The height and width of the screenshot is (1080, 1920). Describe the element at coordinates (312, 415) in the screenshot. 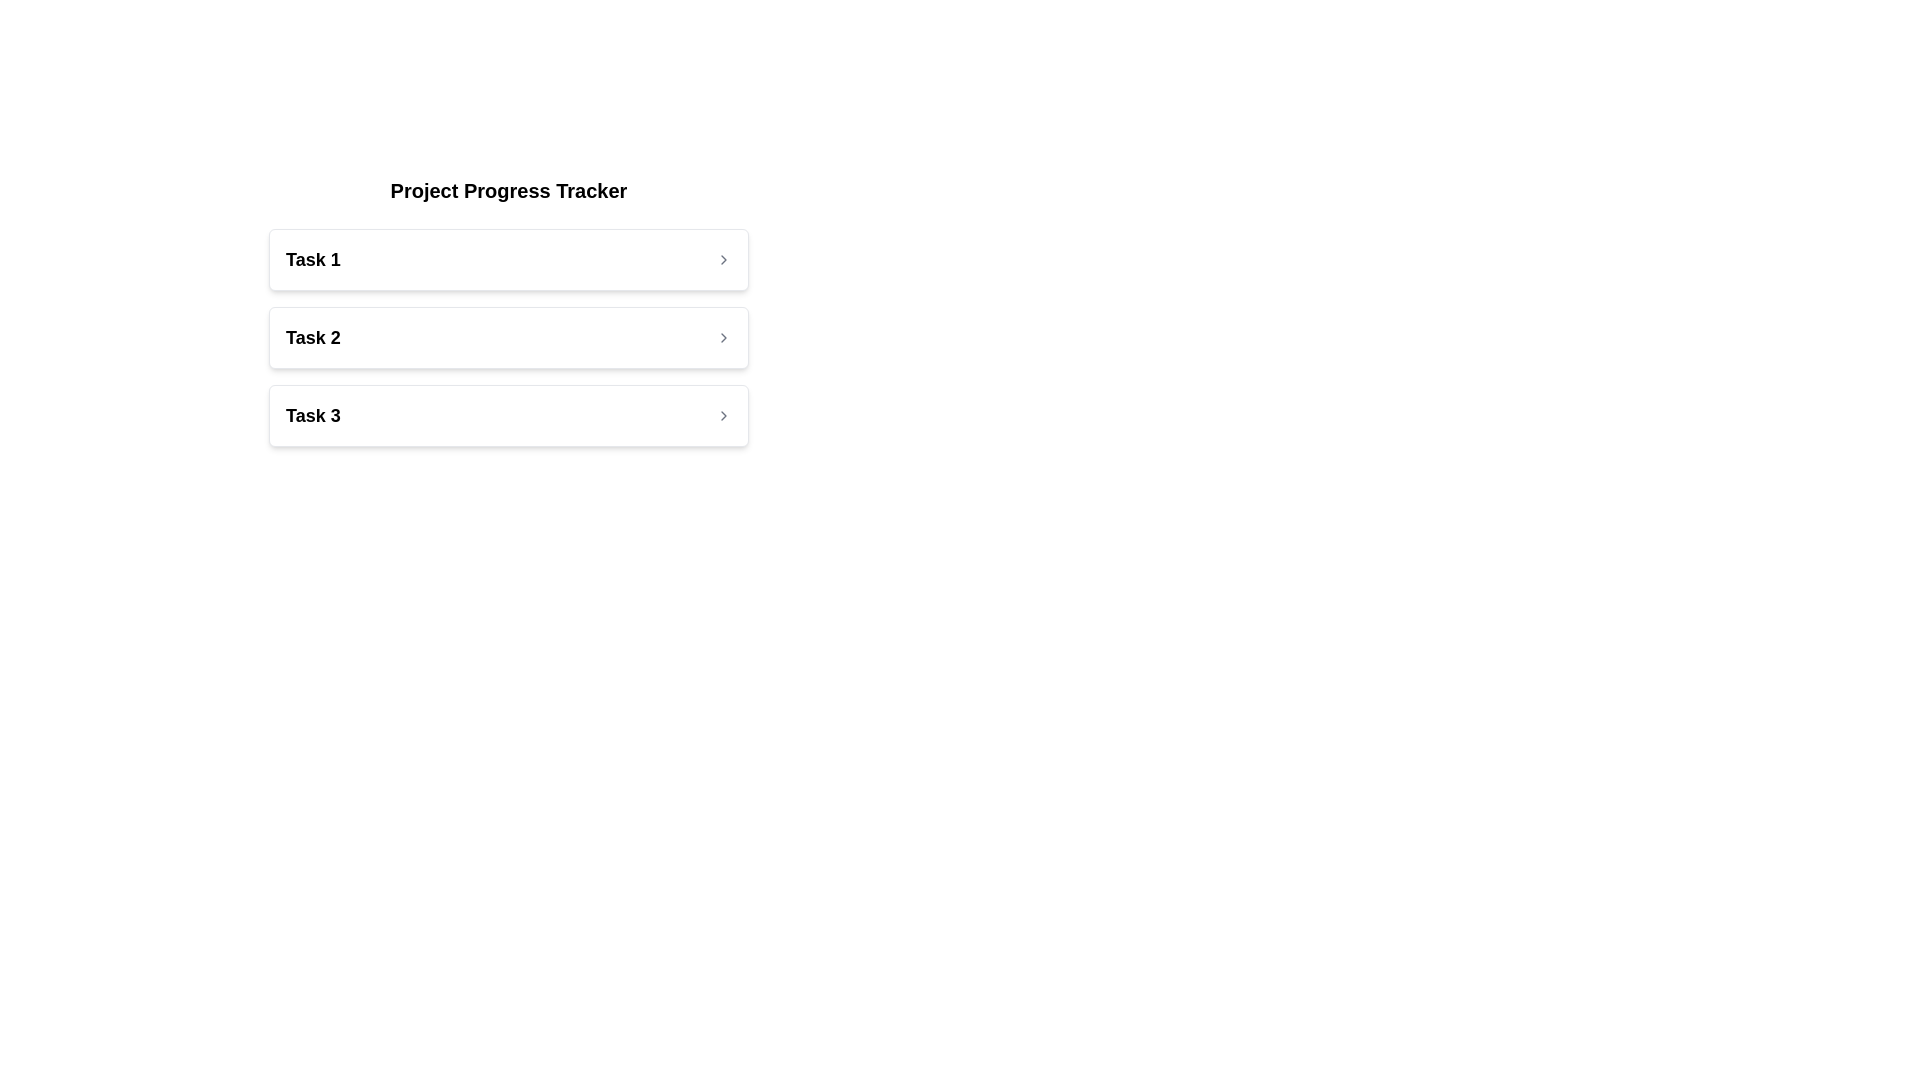

I see `text from the label or title for 'Task 3', which is the left-most element in the third row of a vertically stacked list of tasks` at that location.